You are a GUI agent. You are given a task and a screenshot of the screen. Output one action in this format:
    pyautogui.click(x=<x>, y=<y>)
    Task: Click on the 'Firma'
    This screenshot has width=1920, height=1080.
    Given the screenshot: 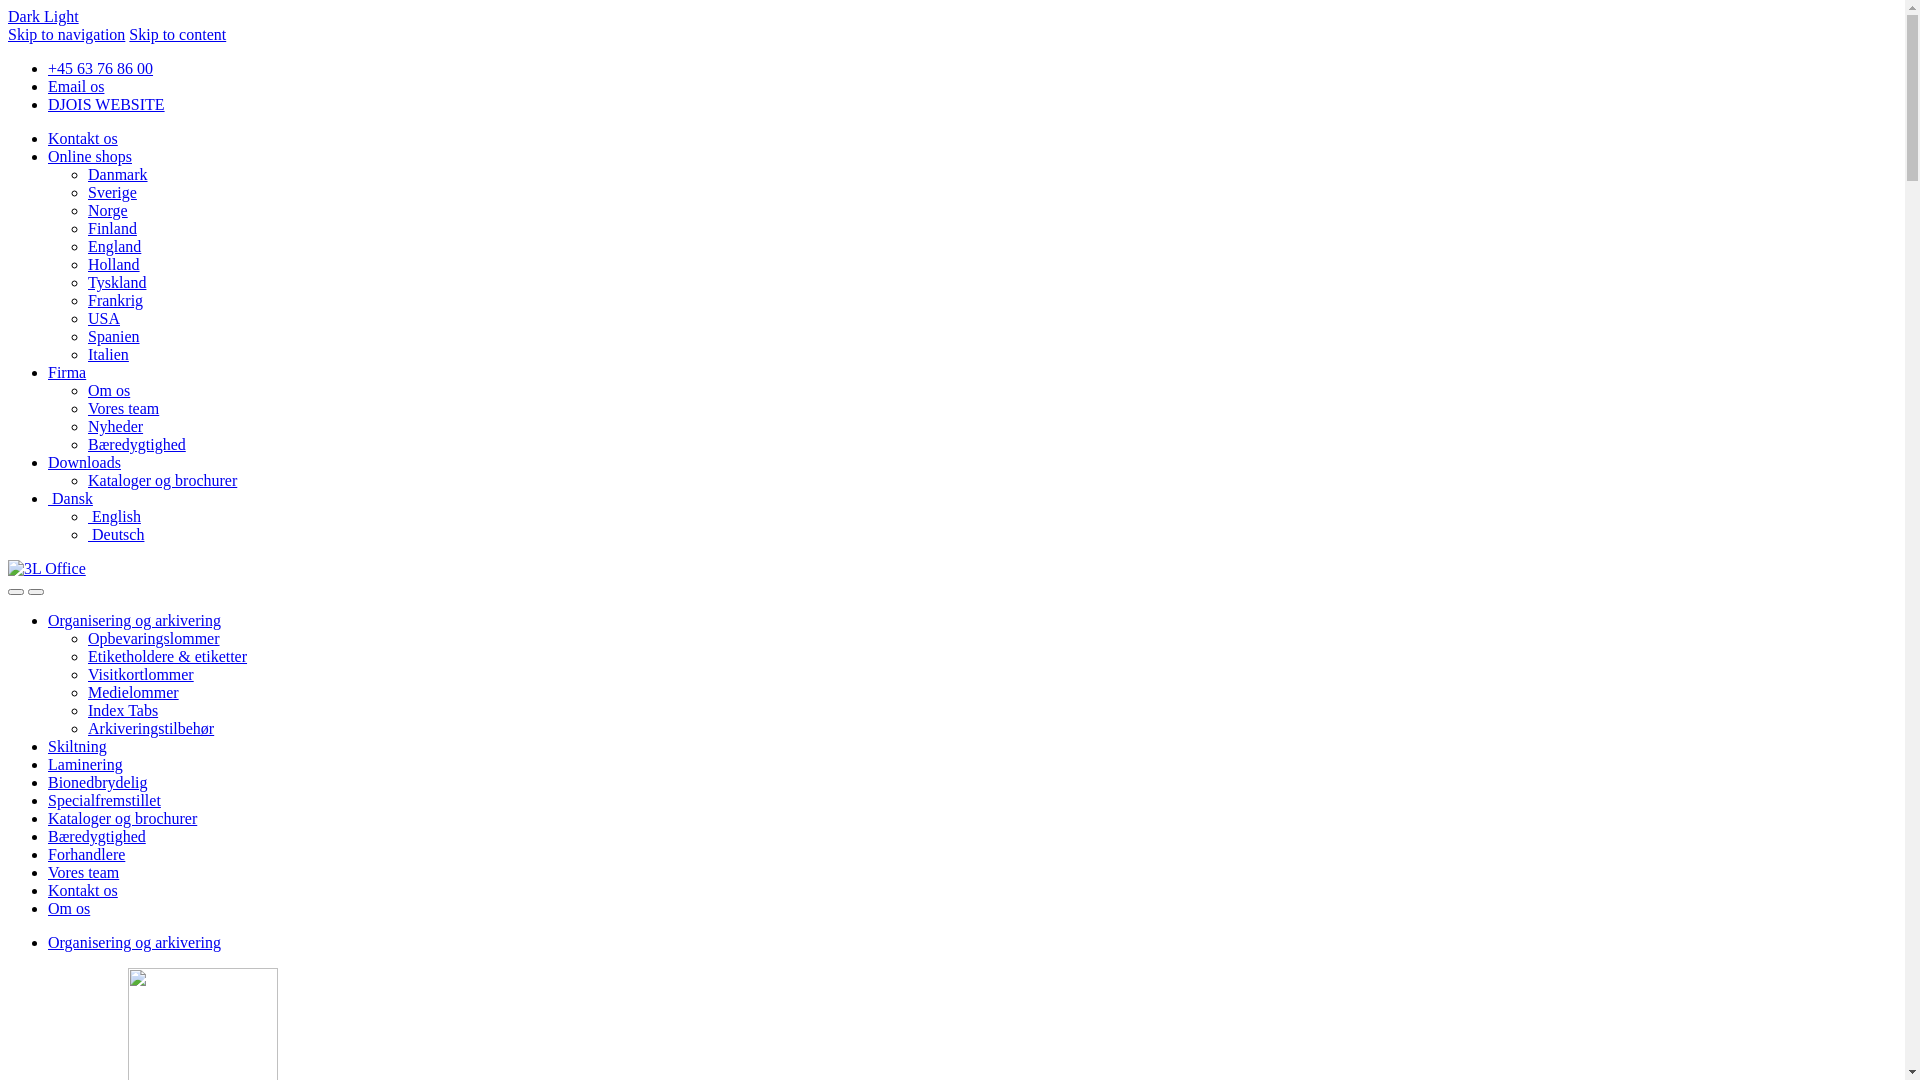 What is the action you would take?
    pyautogui.click(x=67, y=372)
    